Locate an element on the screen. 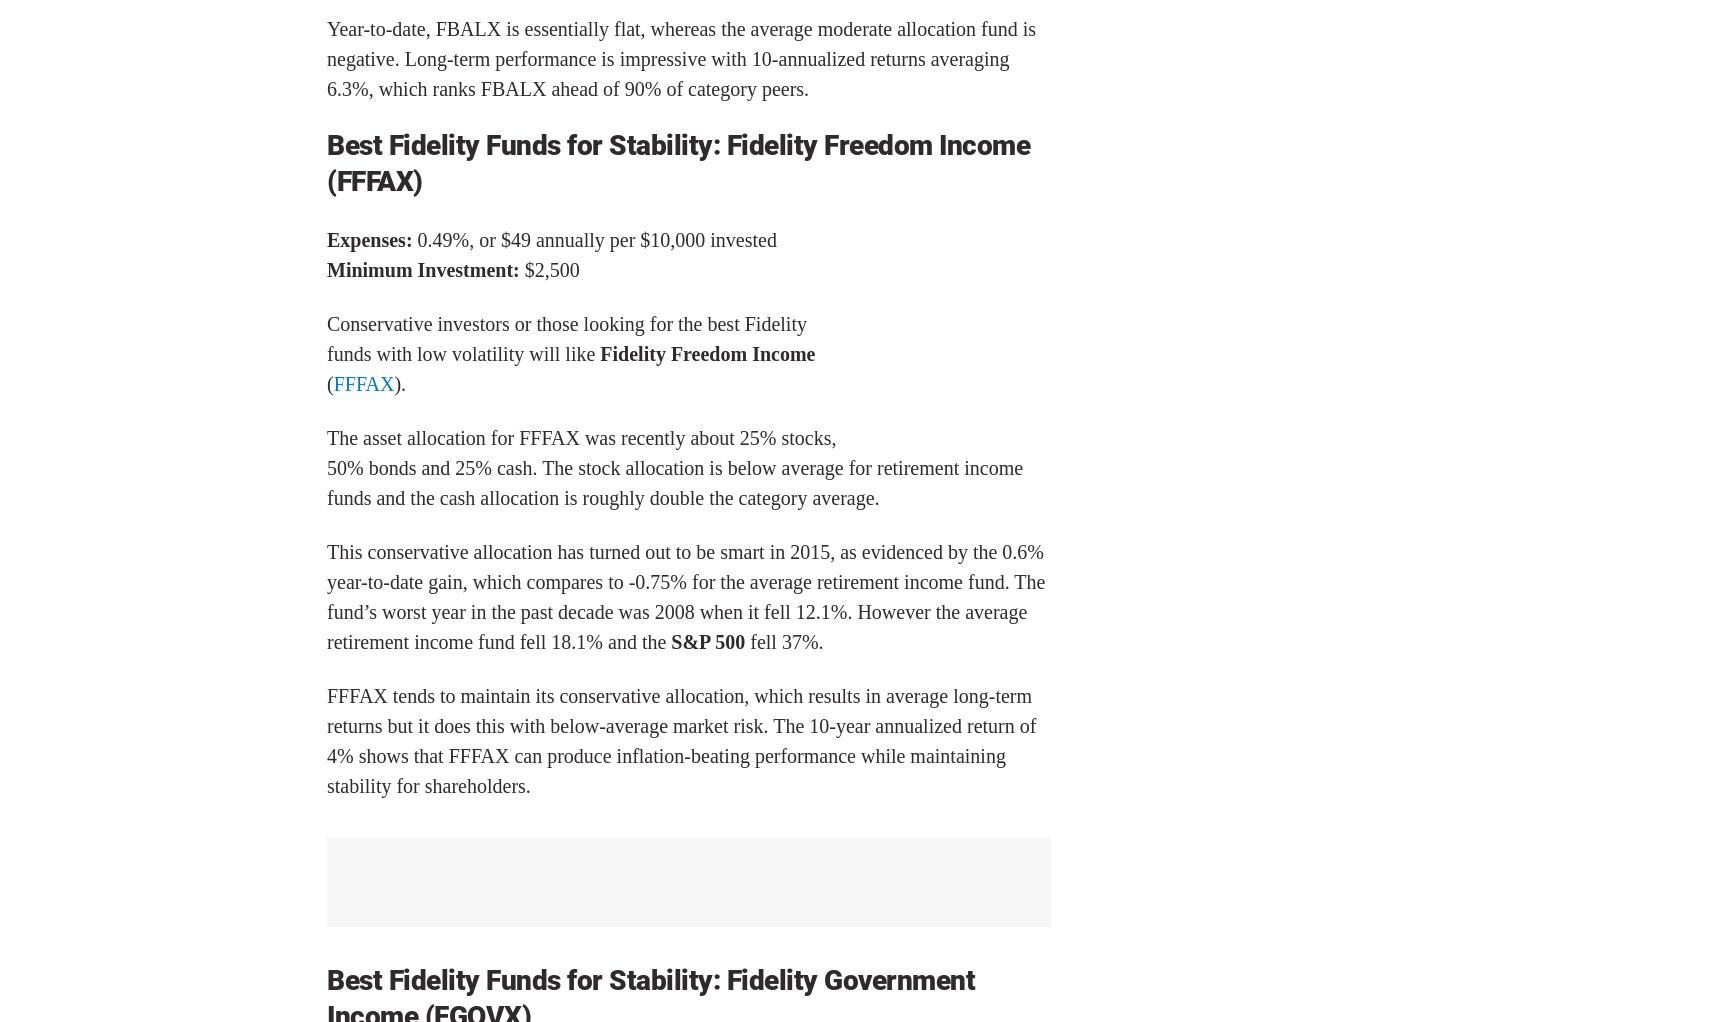 The width and height of the screenshot is (1718, 1022). 'The asset allocation for FFFAX was recently about 25% stocks, 50% bonds and 25% cash. The stock allocation is below average for retirement income funds and the cash allocation is roughly double the category average.' is located at coordinates (675, 465).